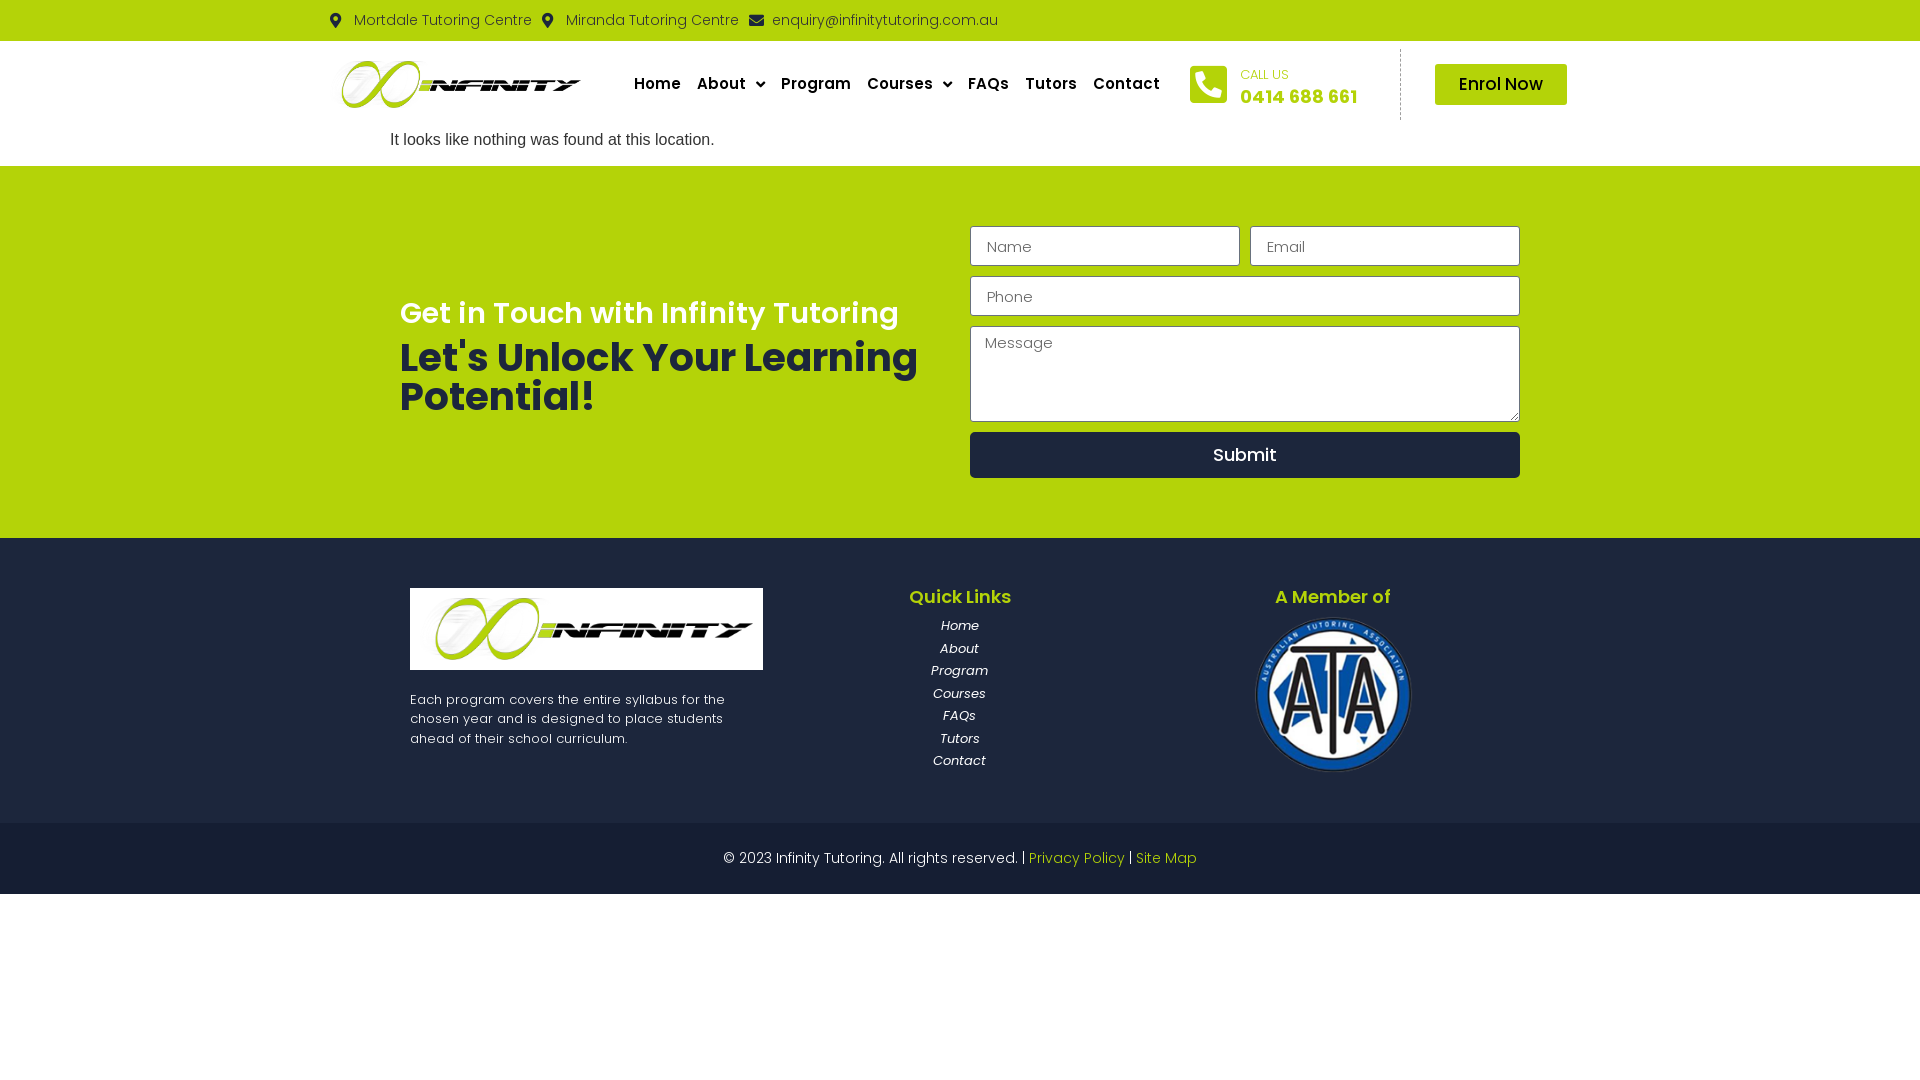  What do you see at coordinates (958, 737) in the screenshot?
I see `'Tutors'` at bounding box center [958, 737].